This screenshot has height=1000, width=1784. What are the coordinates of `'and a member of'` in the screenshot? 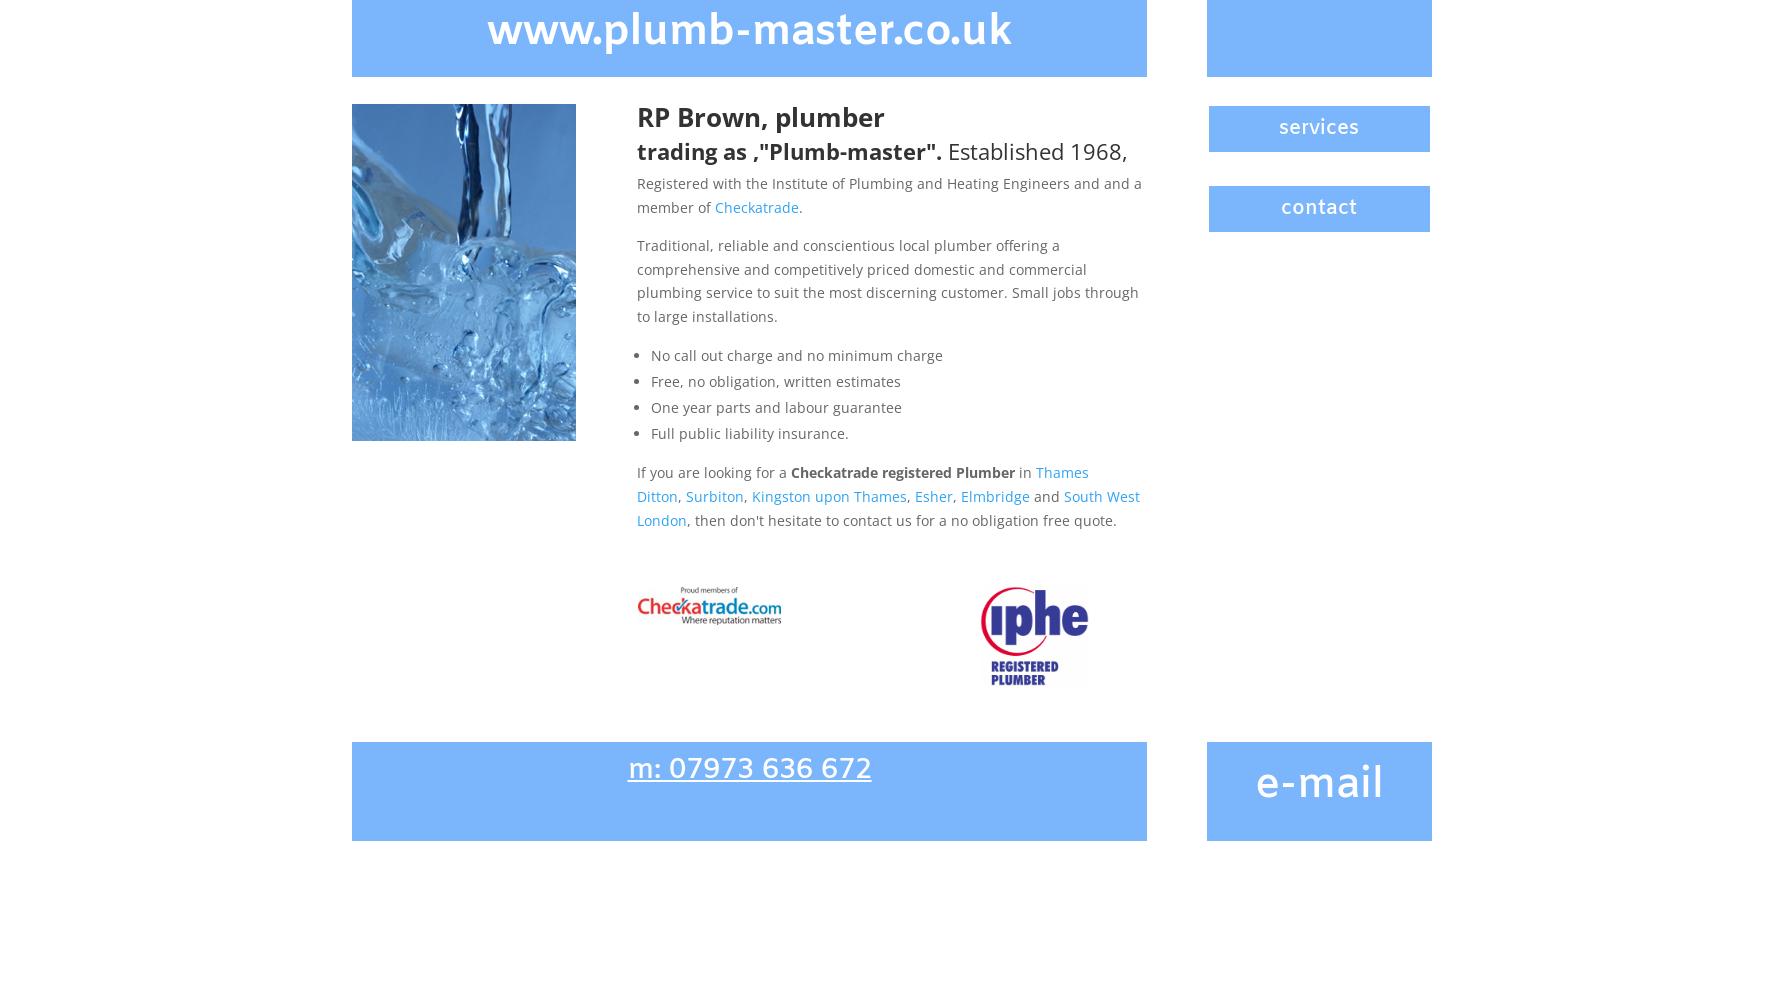 It's located at (887, 194).